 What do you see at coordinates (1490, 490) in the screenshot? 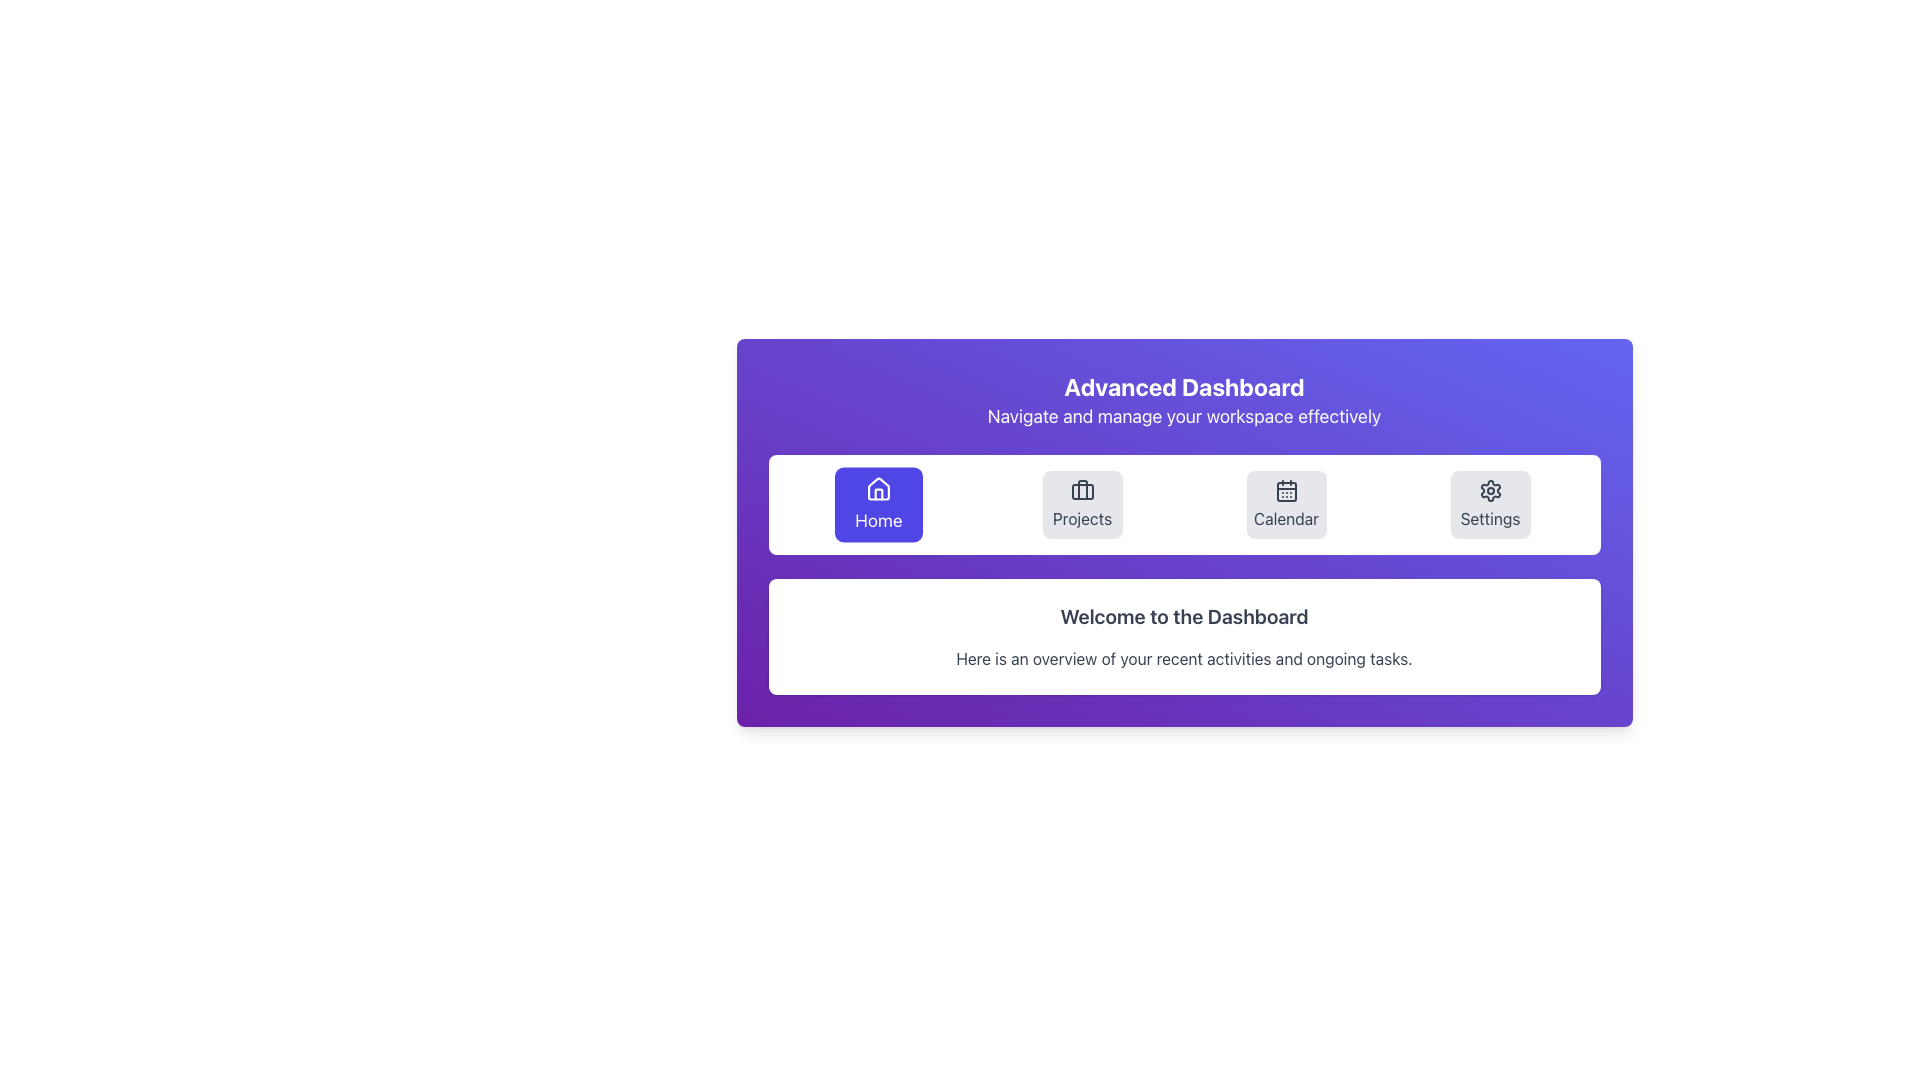
I see `the settings icon located within the 'Settings' button in the navigation bar` at bounding box center [1490, 490].